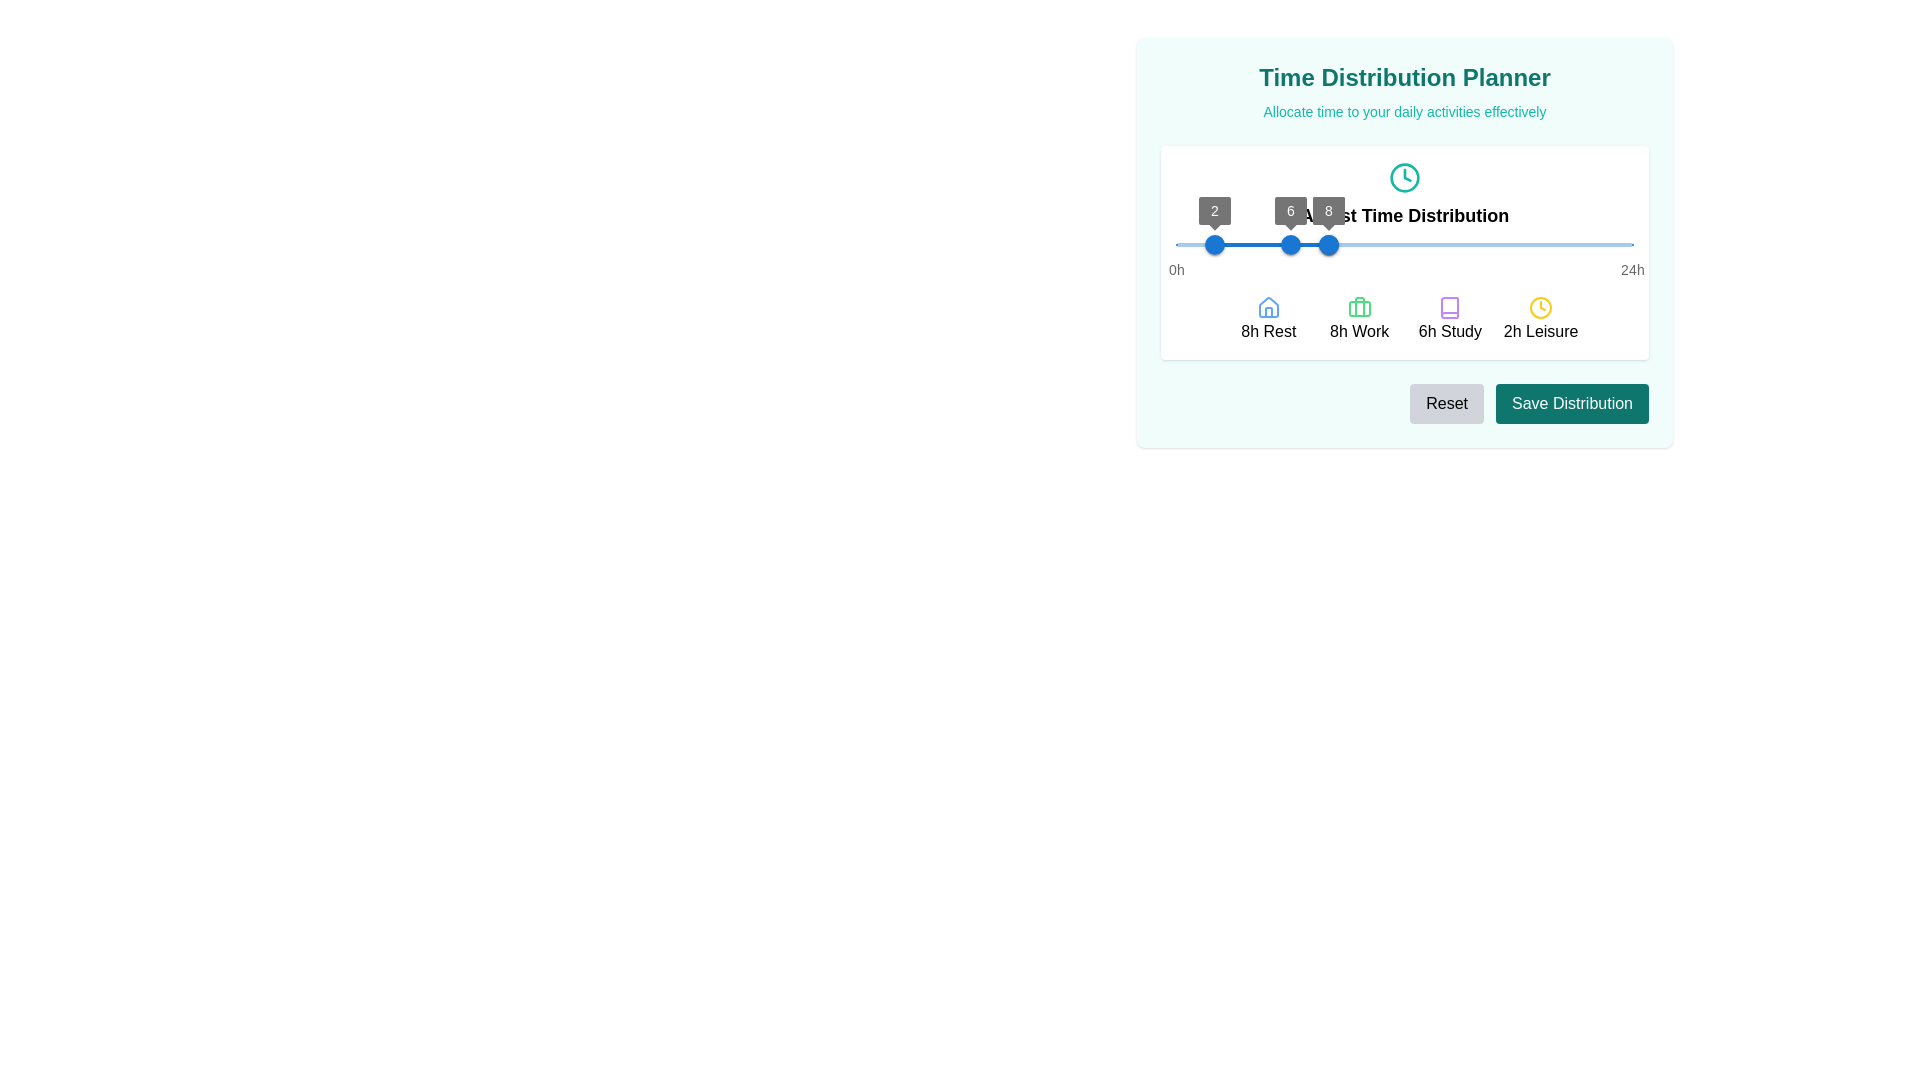 The height and width of the screenshot is (1080, 1920). I want to click on the circular teal-bordered icon that outlines the clock face in the time distribution planner interface, so click(1404, 176).